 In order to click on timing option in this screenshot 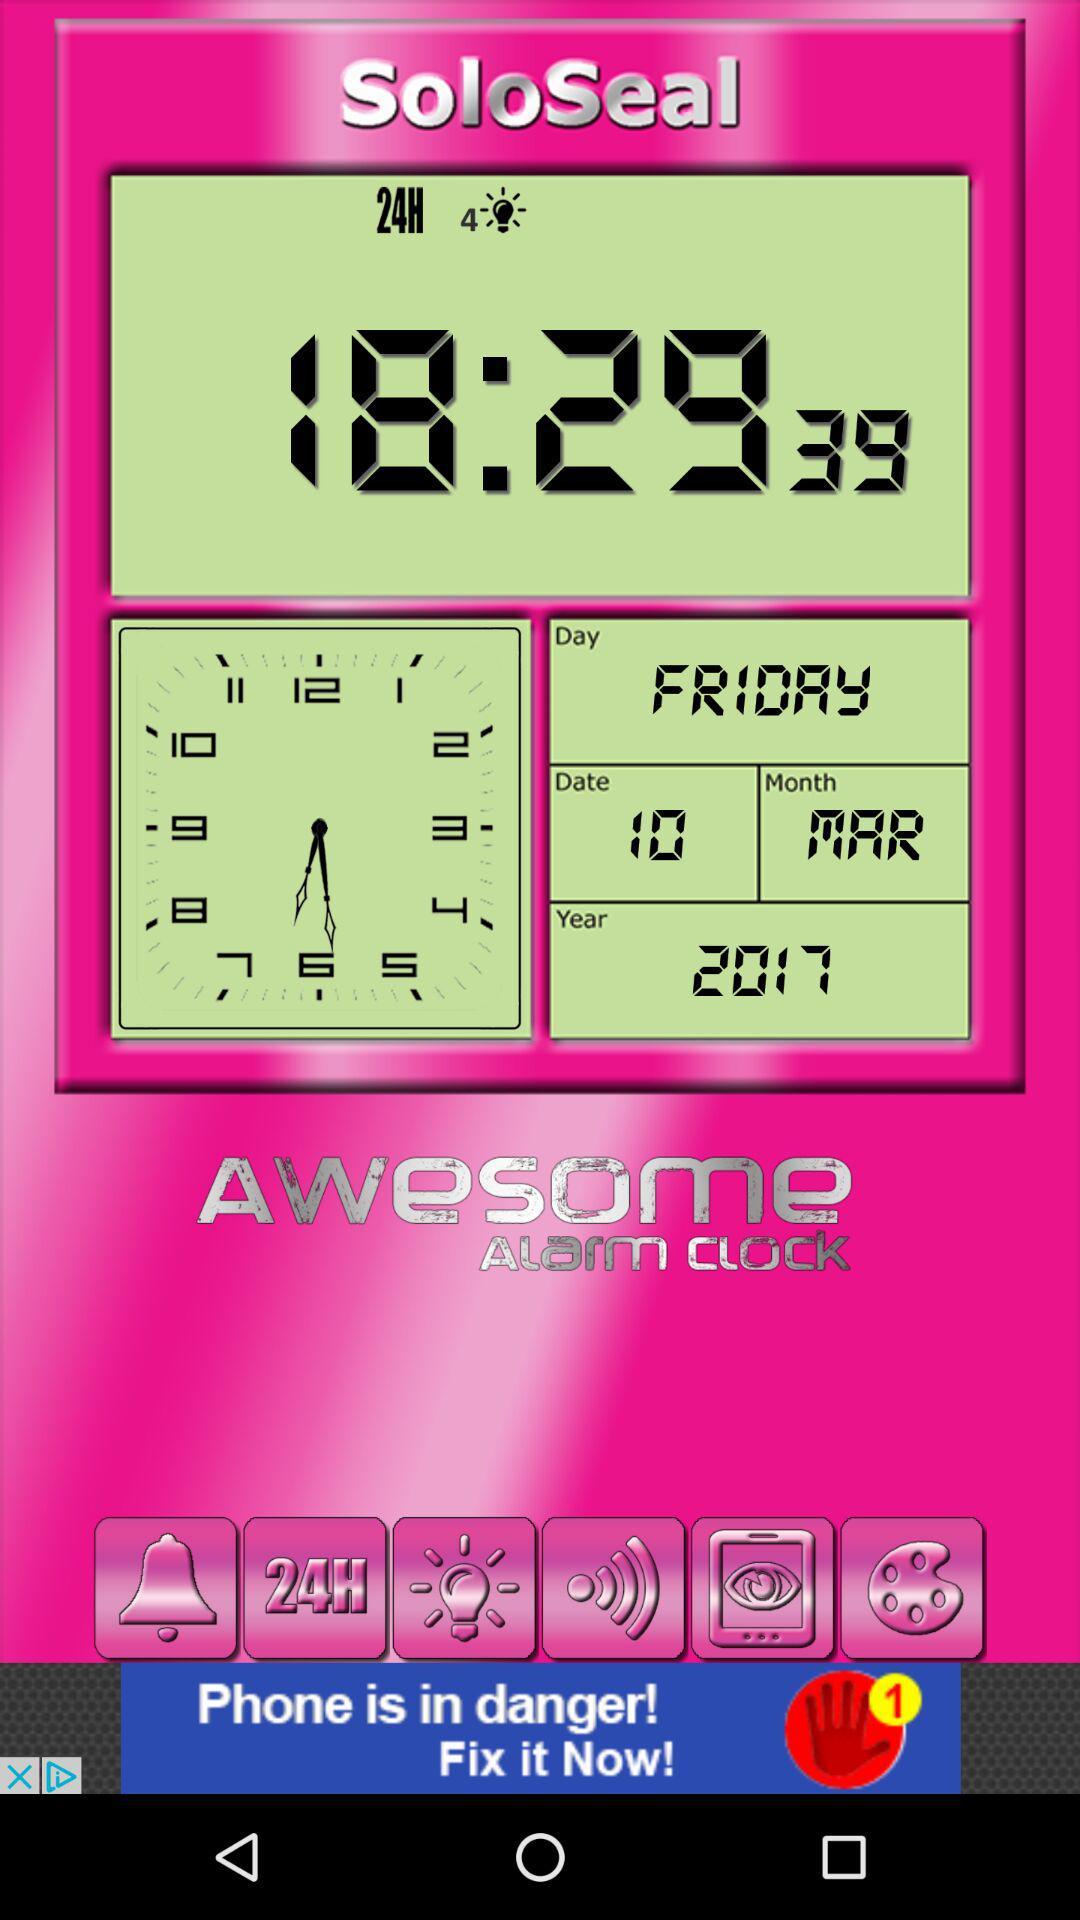, I will do `click(315, 1587)`.